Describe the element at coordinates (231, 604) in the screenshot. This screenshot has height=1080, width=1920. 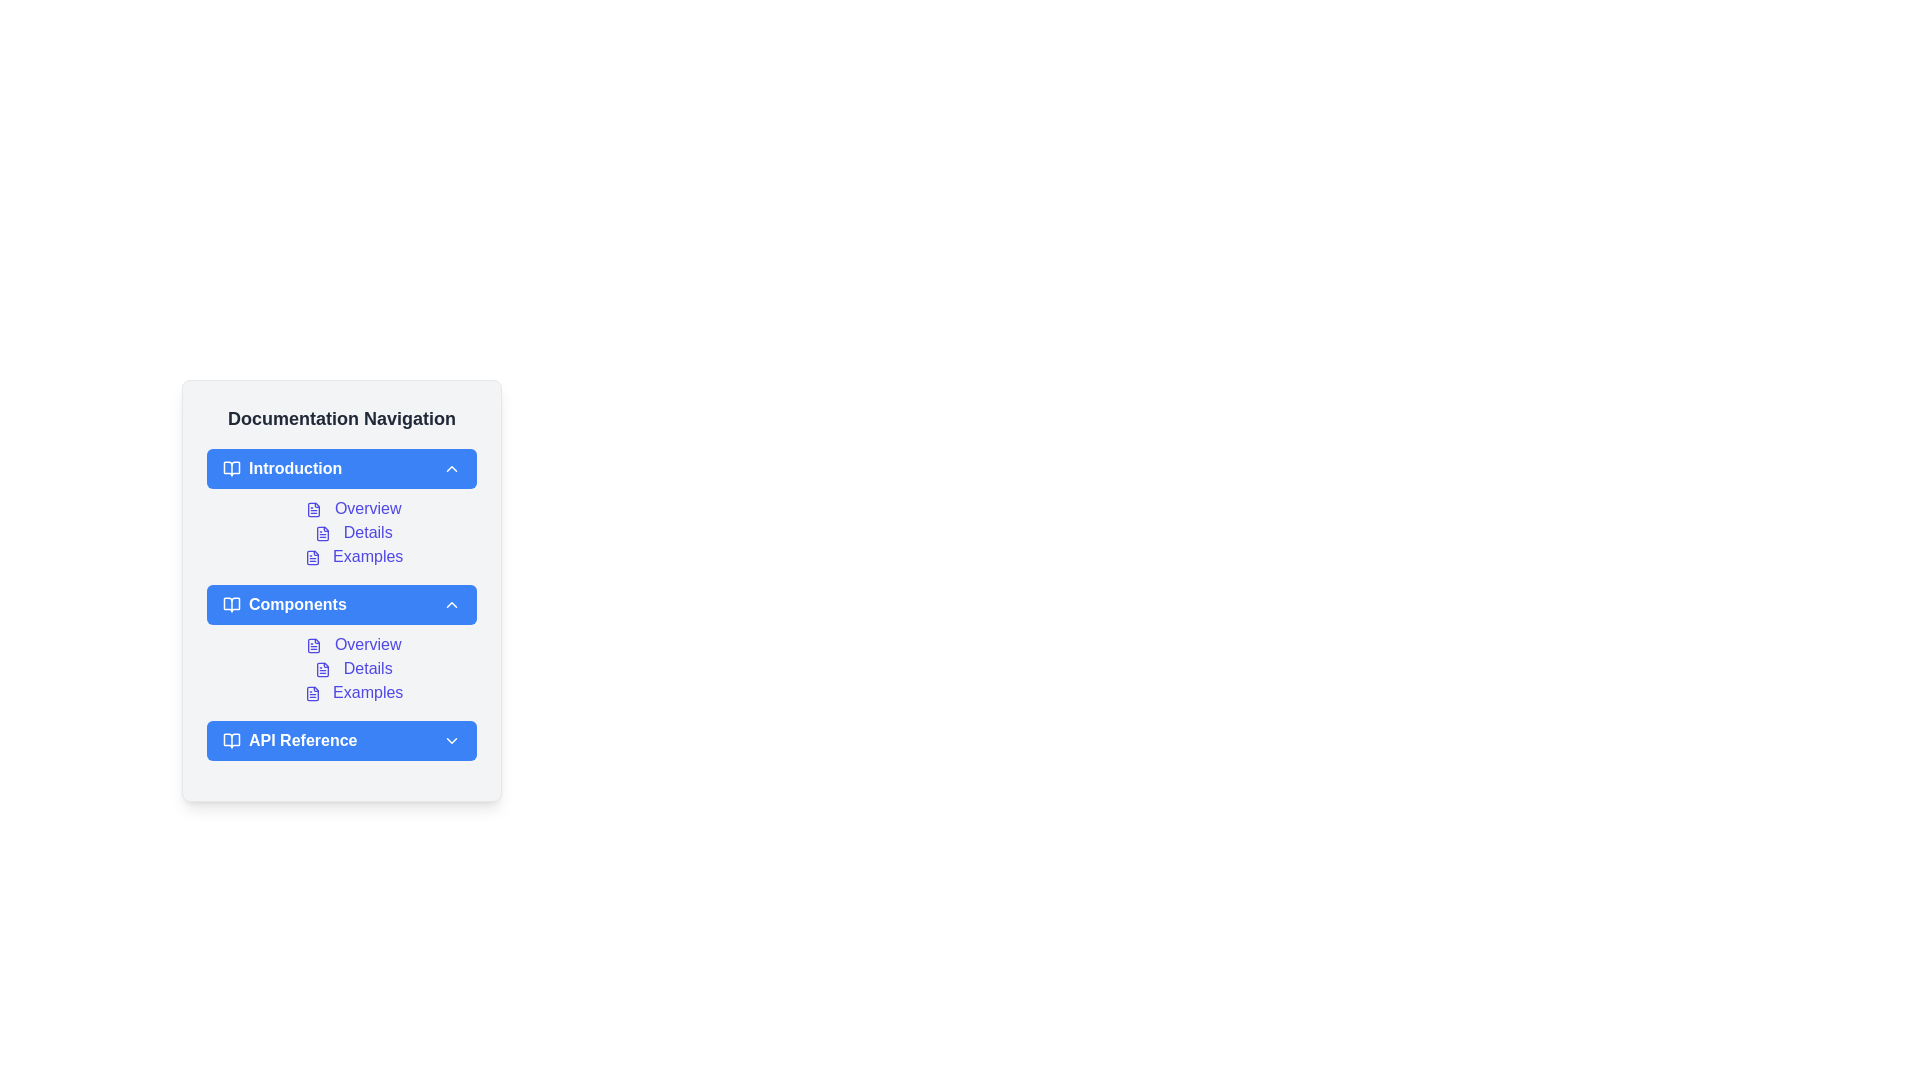
I see `the 'Components' icon in the sidebar navigation menu, which visually represents the 'Components' section and is located next to the 'Components' header` at that location.